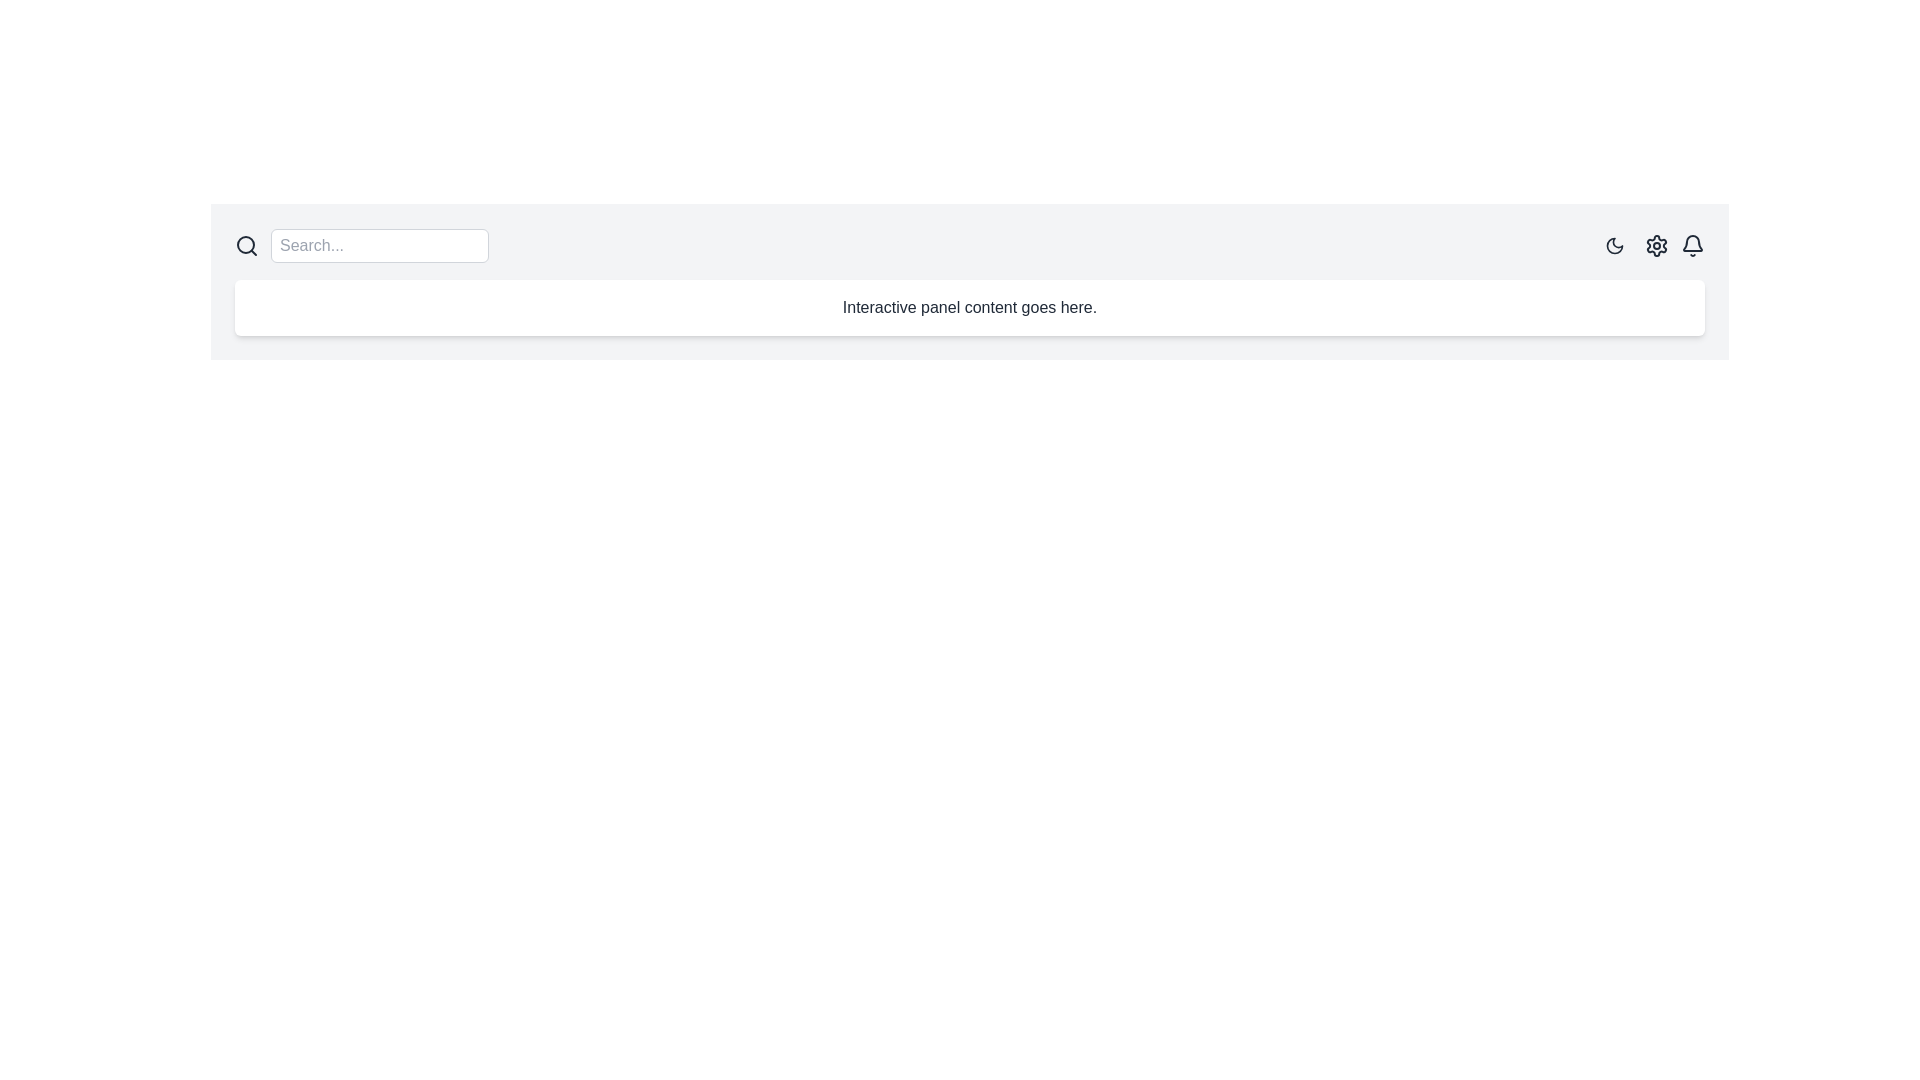  I want to click on the settings IconButton located in the top-right corner of the interface, so click(1651, 245).